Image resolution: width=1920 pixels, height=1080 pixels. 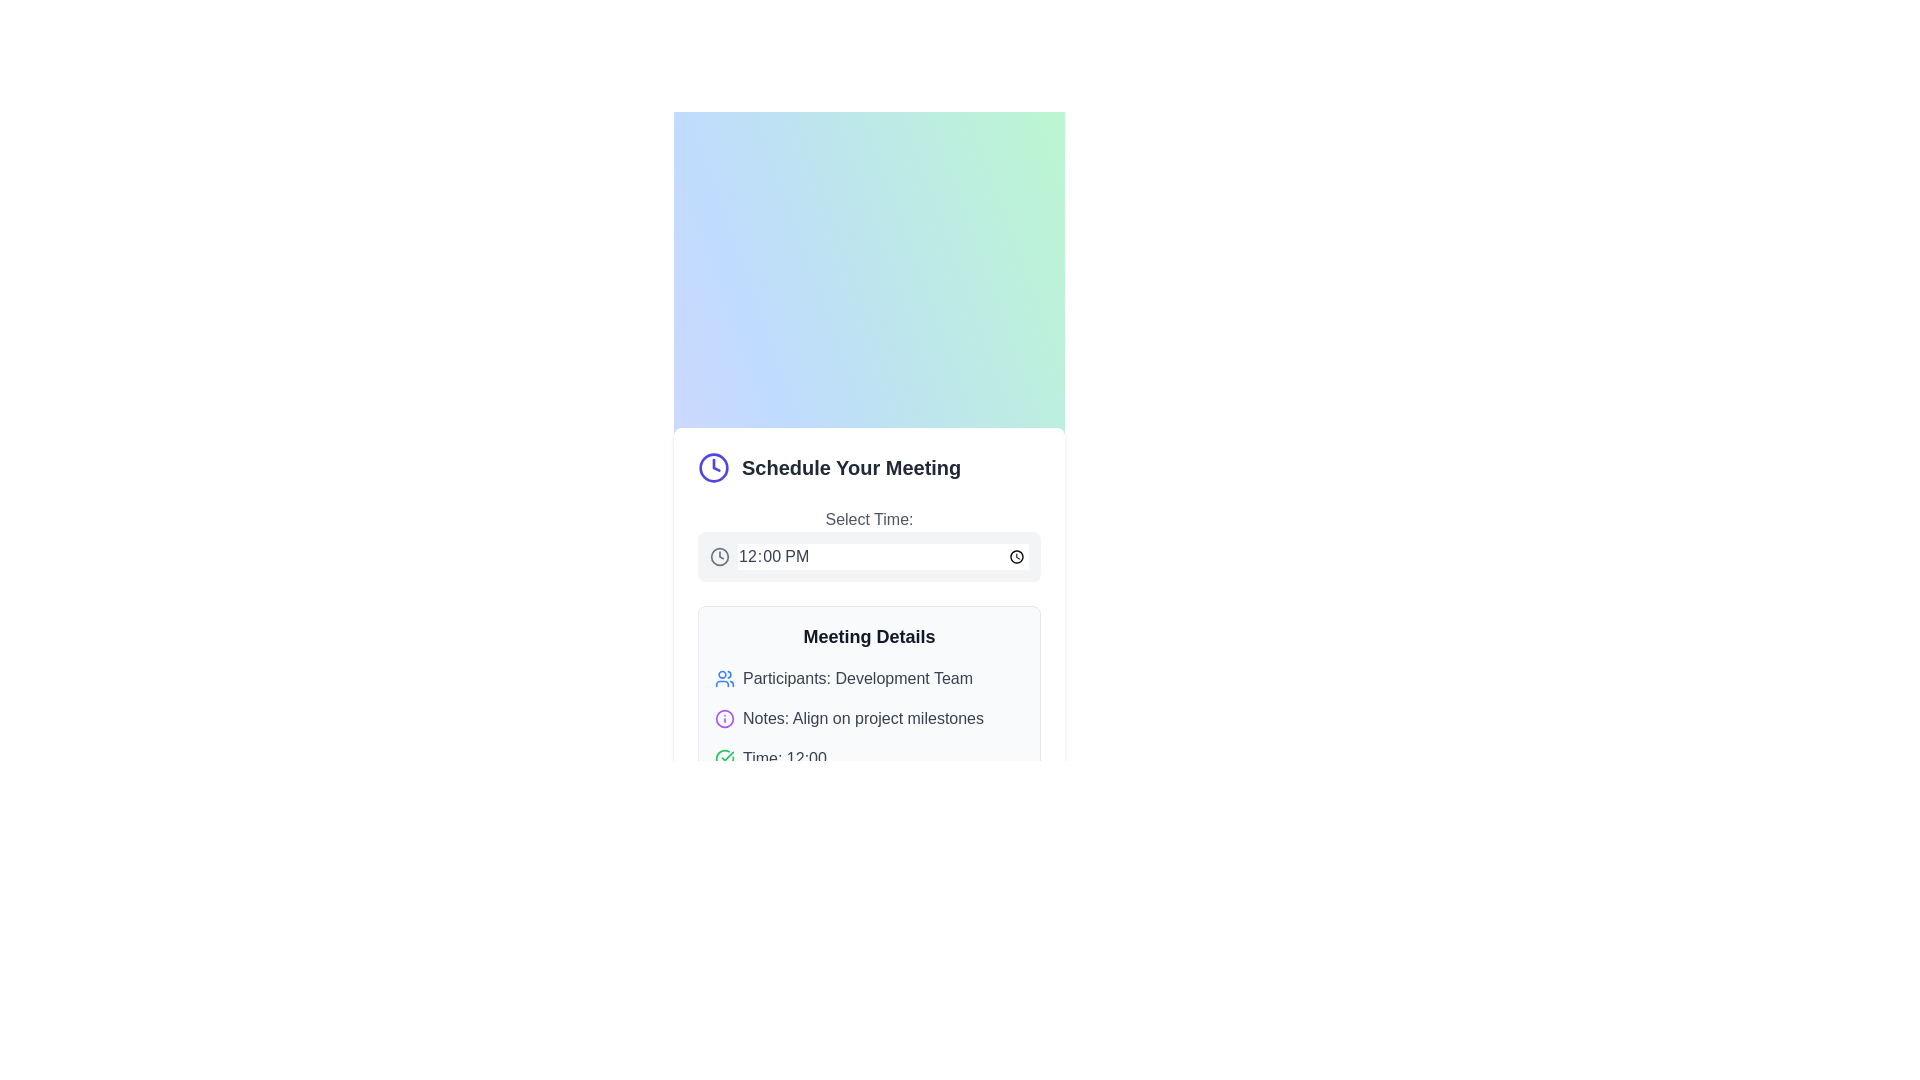 I want to click on the icon representing participants in the 'Meeting Details' section, located next to the label 'Participants: Development Team', so click(x=723, y=677).